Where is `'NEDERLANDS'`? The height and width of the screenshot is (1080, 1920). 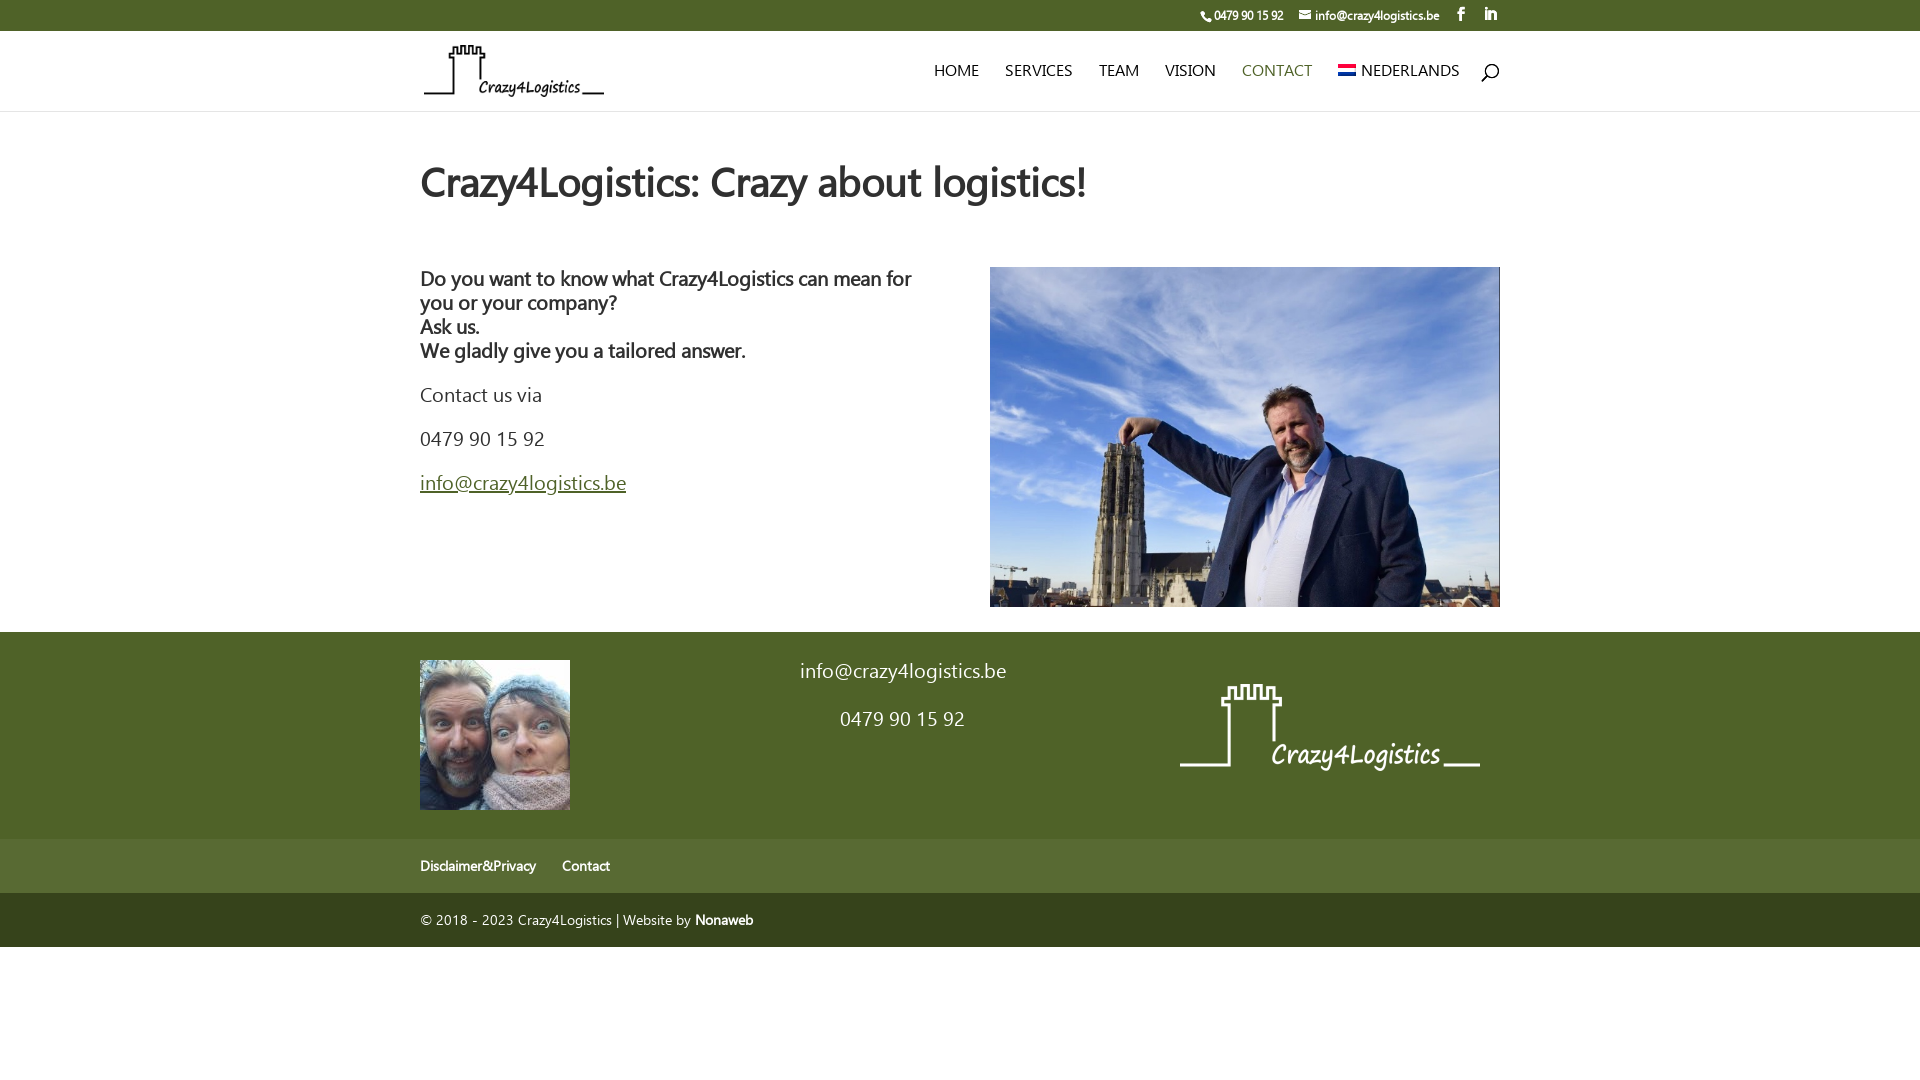
'NEDERLANDS' is located at coordinates (1397, 86).